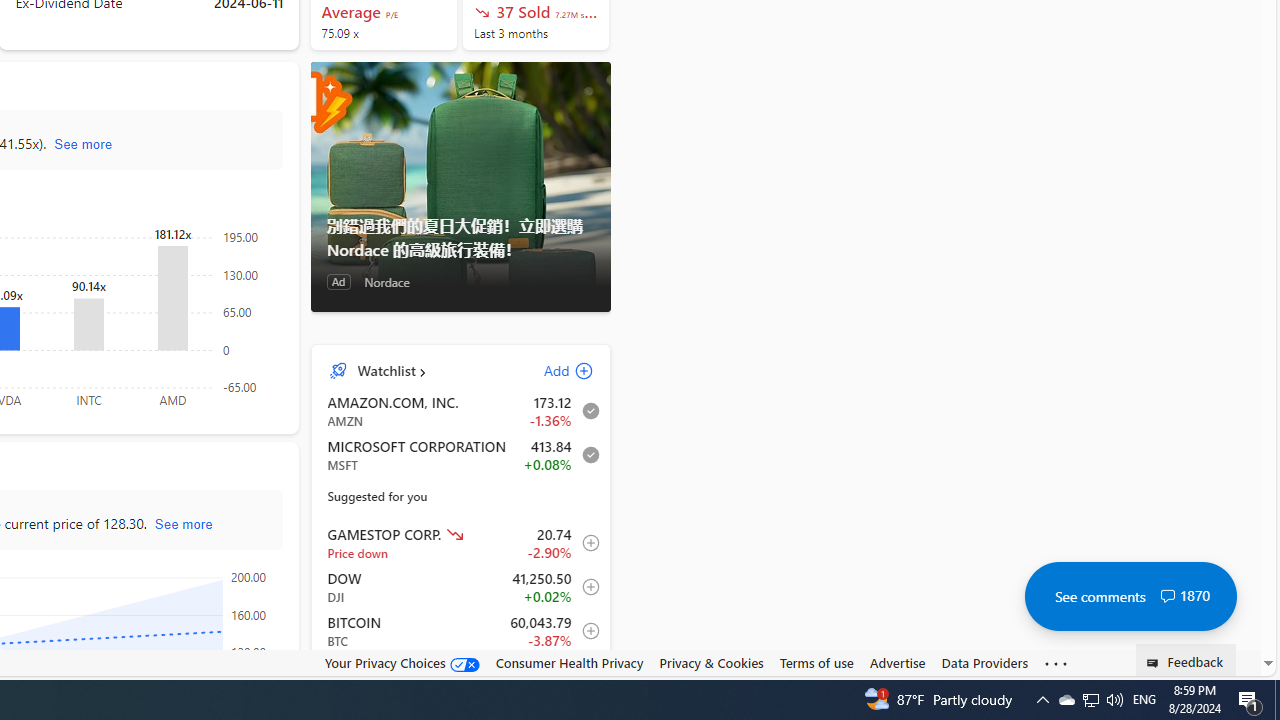  What do you see at coordinates (896, 662) in the screenshot?
I see `'Advertise'` at bounding box center [896, 662].